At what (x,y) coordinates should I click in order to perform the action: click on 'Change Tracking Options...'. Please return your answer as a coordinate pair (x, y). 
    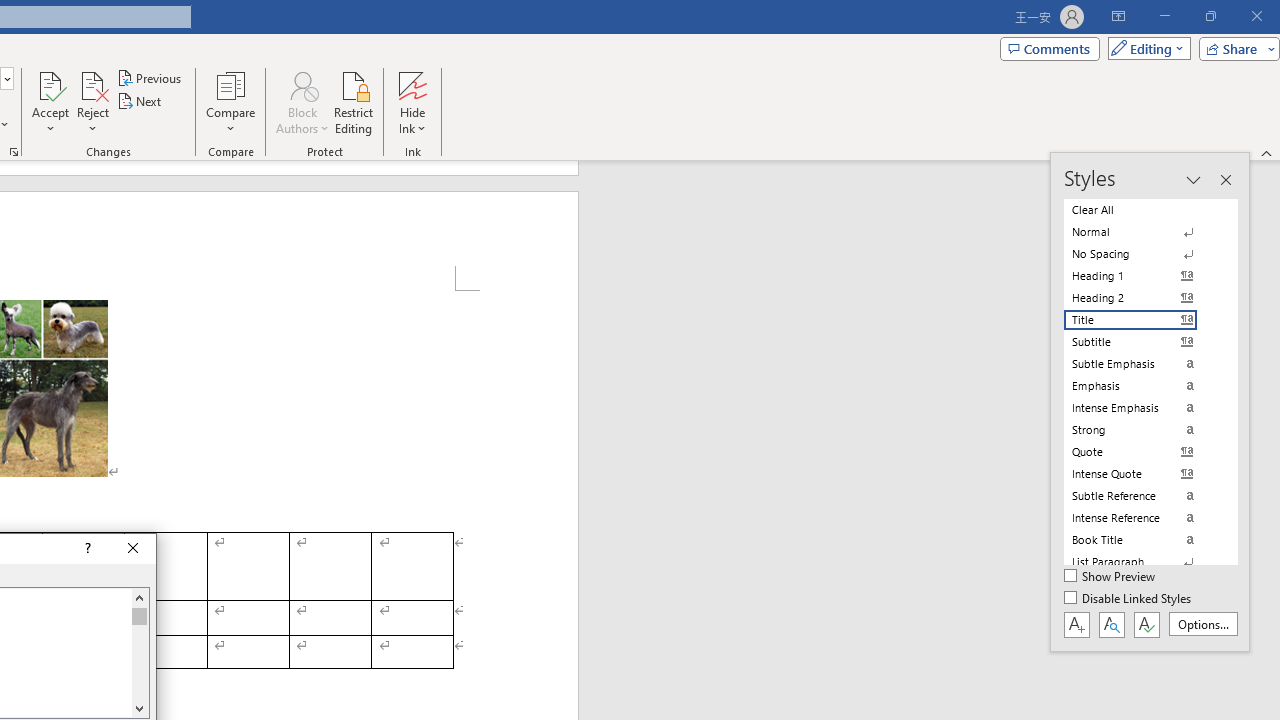
    Looking at the image, I should click on (14, 150).